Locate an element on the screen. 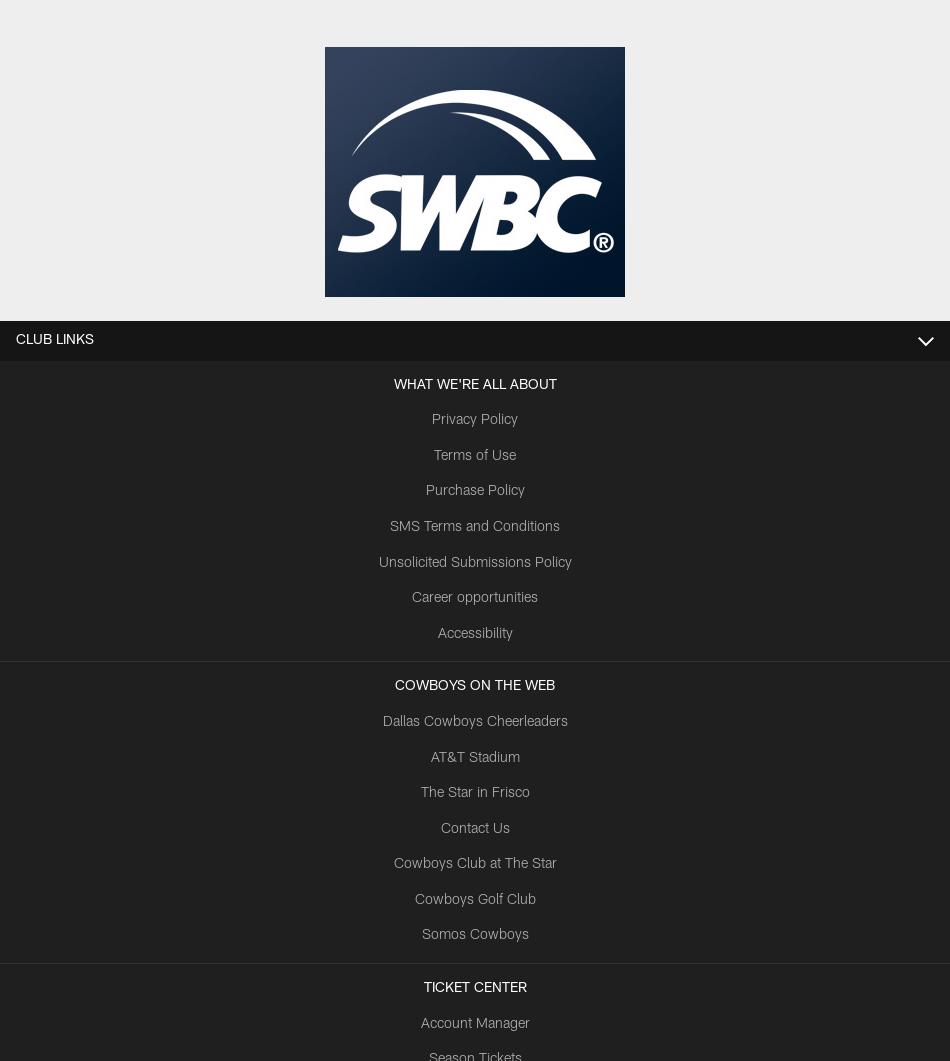 This screenshot has width=950, height=1061. 'Somos Cowboys' is located at coordinates (473, 935).